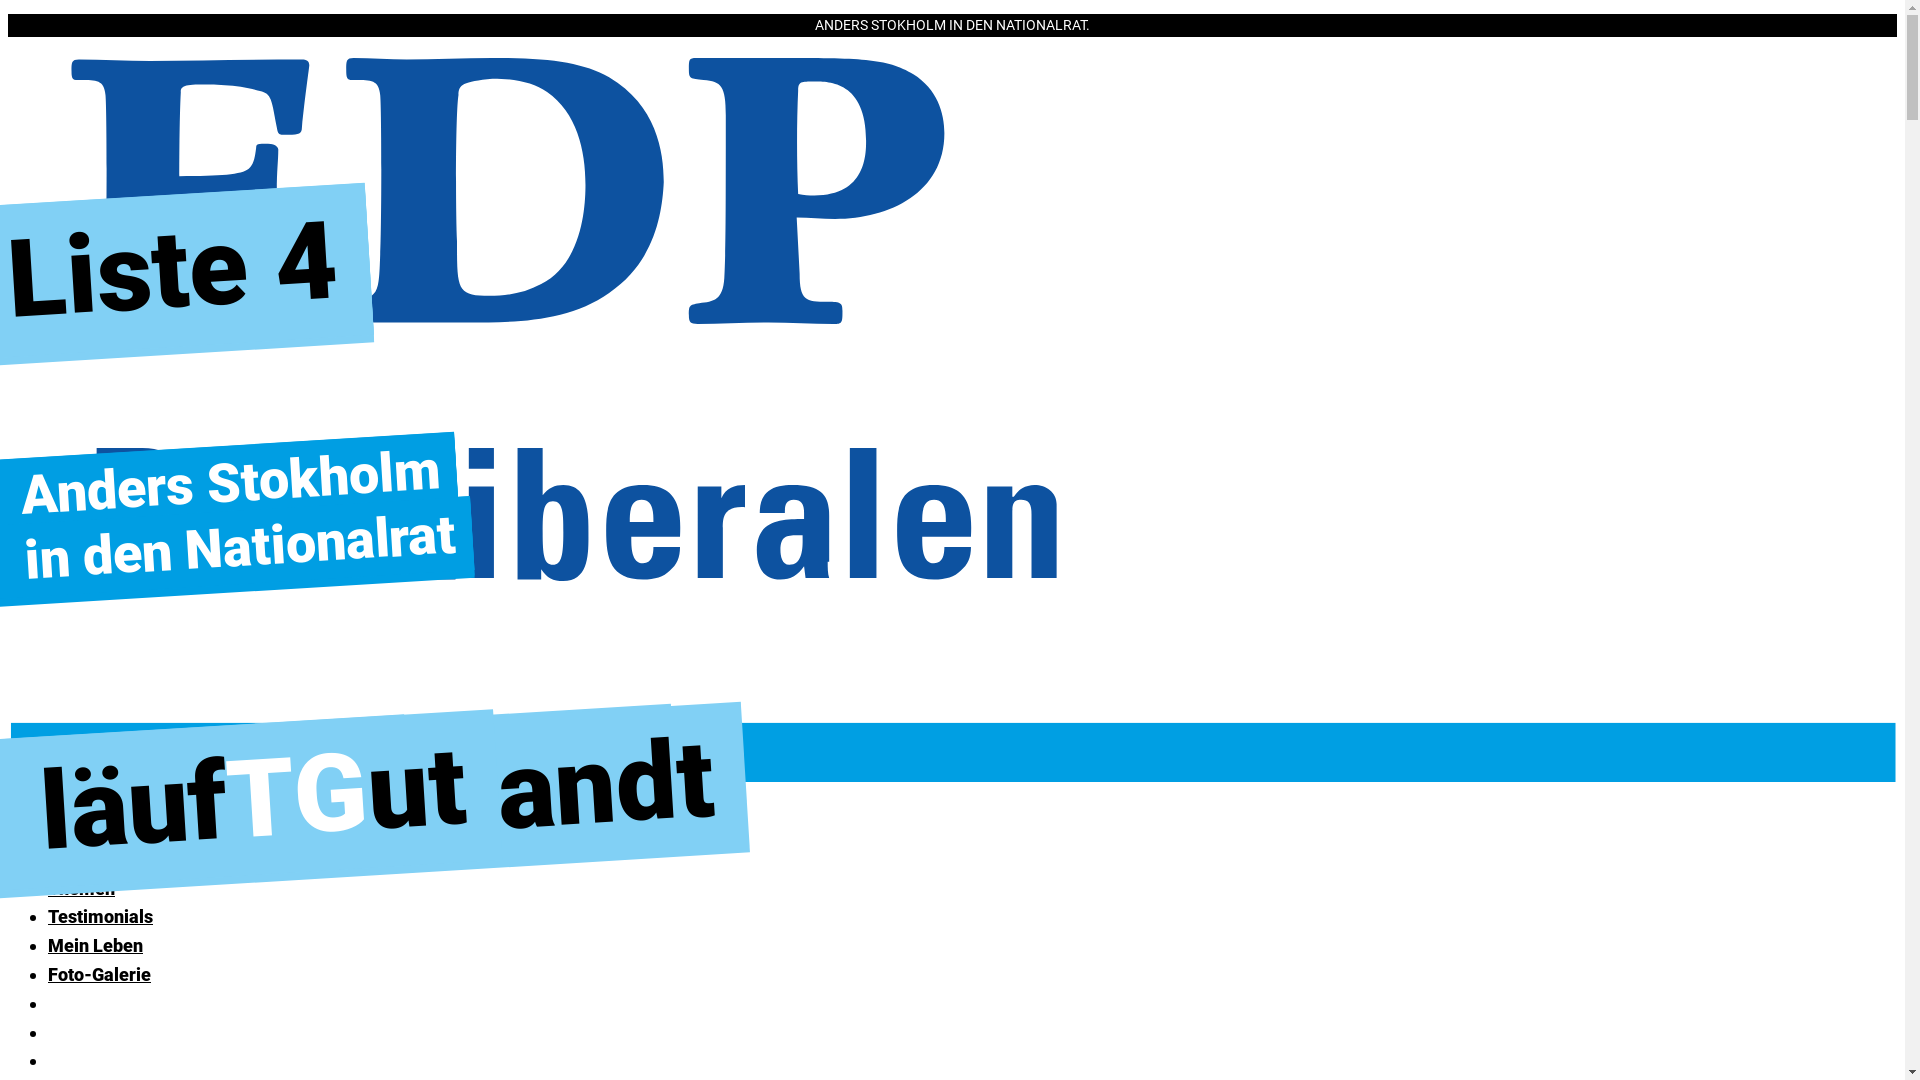  I want to click on 'Meine Motivation', so click(118, 858).